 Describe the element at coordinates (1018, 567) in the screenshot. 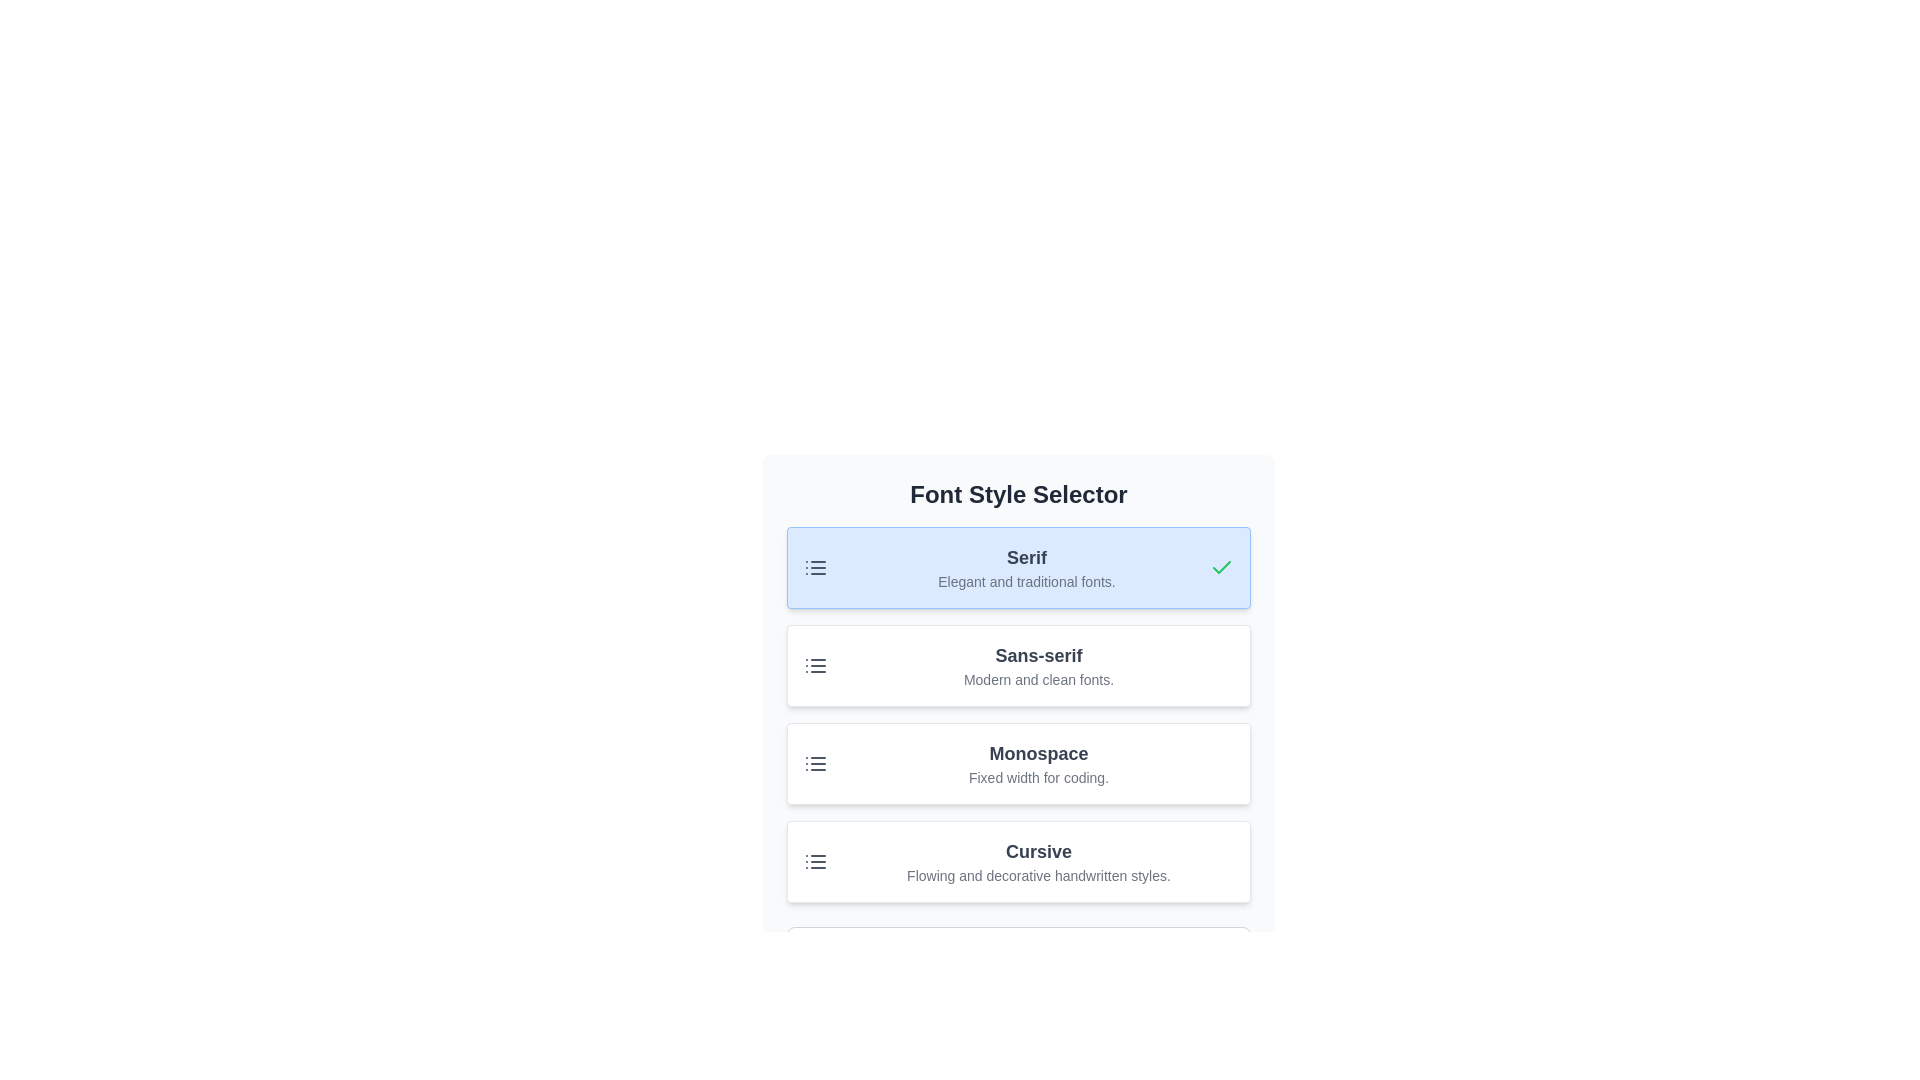

I see `the first selectable card in the Font Style Selector, which has a light blue background, a list icon on the left, a green tick on the right, and contains the text 'Serif' and 'Elegant and traditional fonts.'` at that location.